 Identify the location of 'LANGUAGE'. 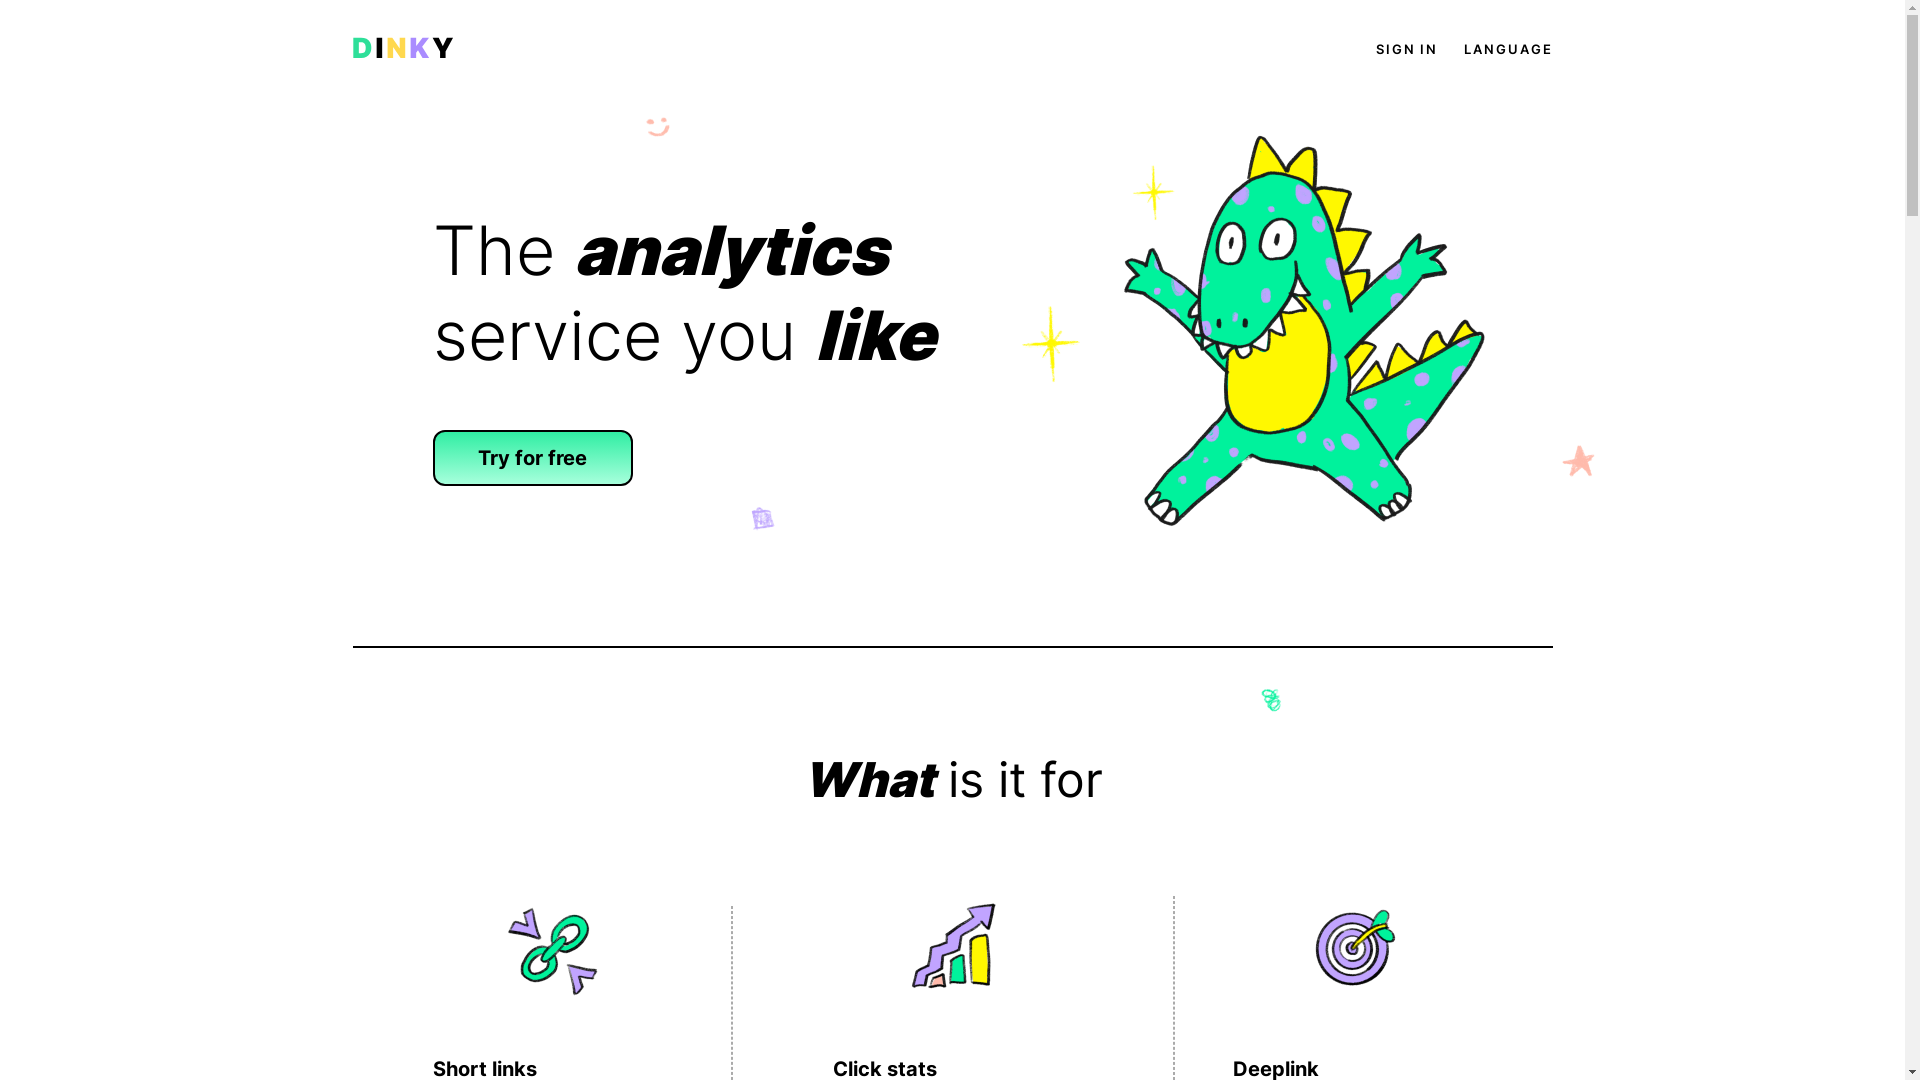
(1507, 48).